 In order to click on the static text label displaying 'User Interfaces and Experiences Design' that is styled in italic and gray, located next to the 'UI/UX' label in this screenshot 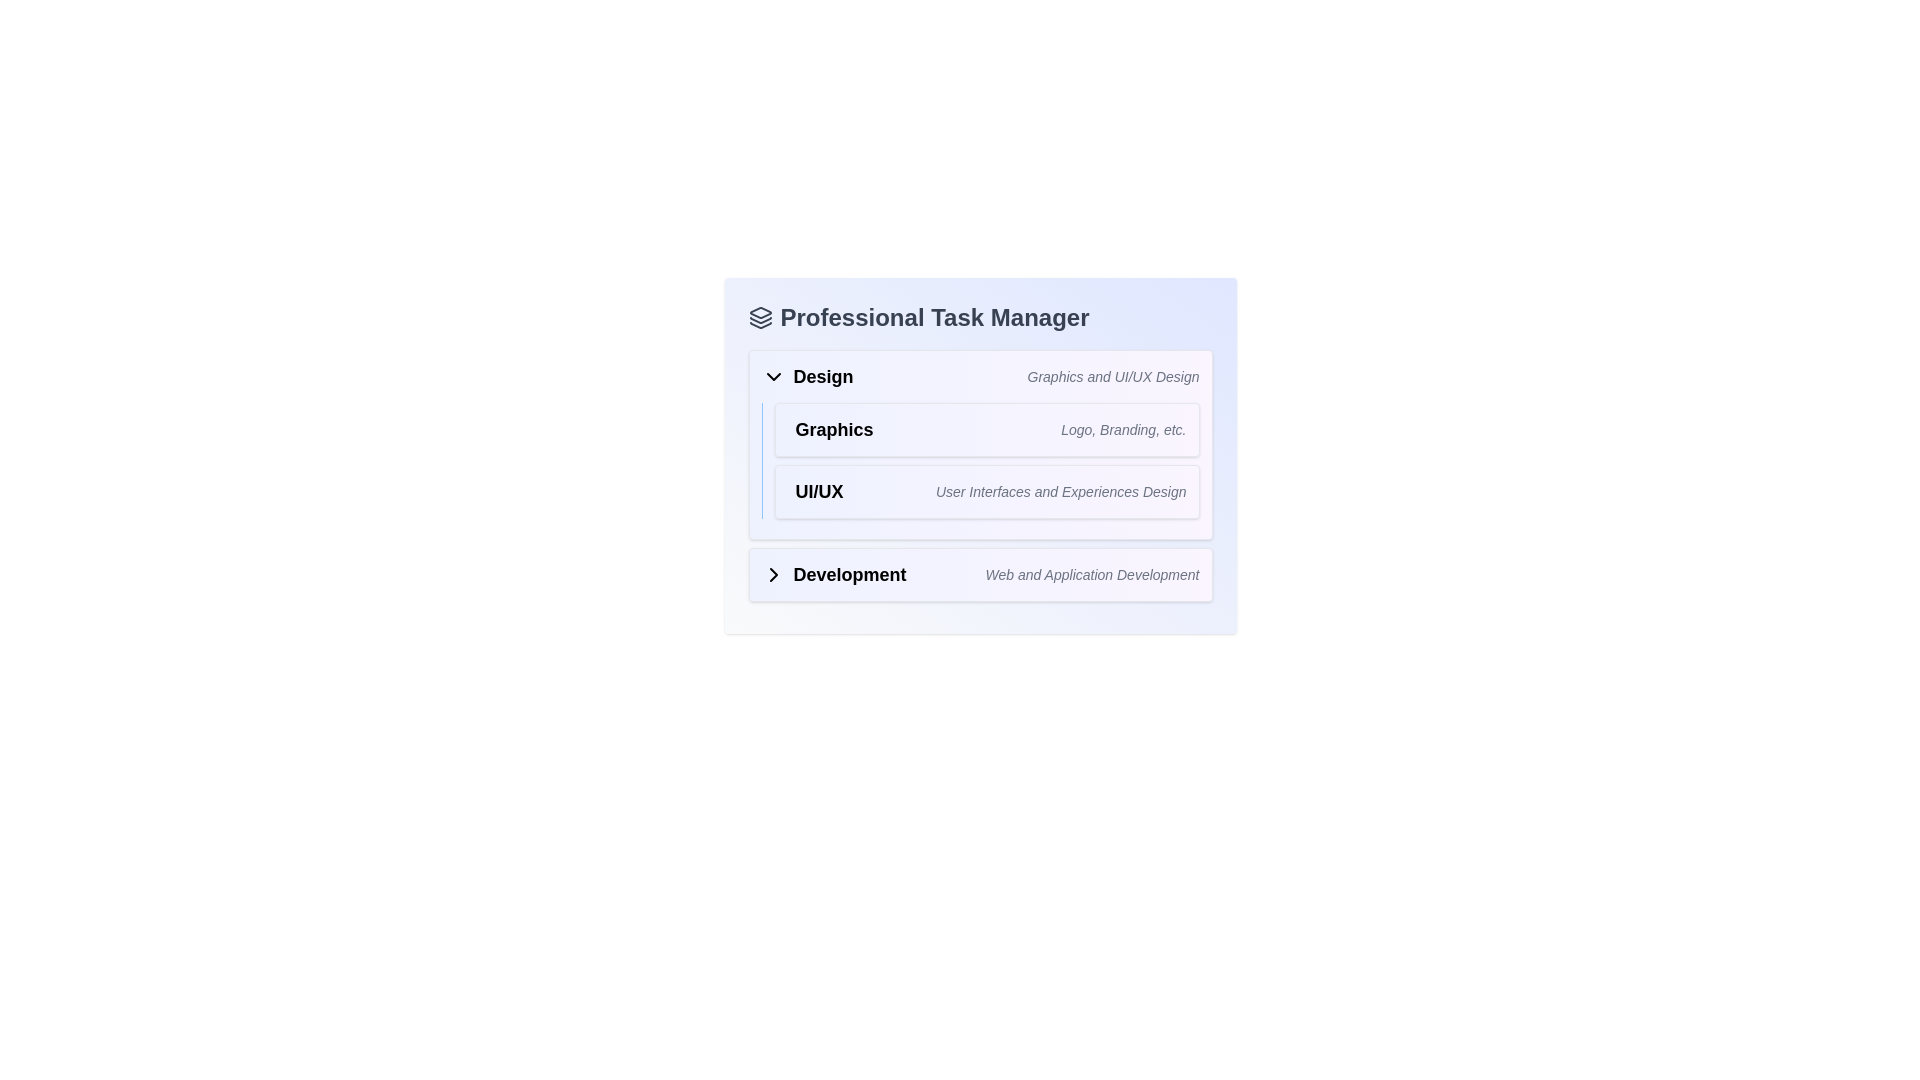, I will do `click(1060, 492)`.